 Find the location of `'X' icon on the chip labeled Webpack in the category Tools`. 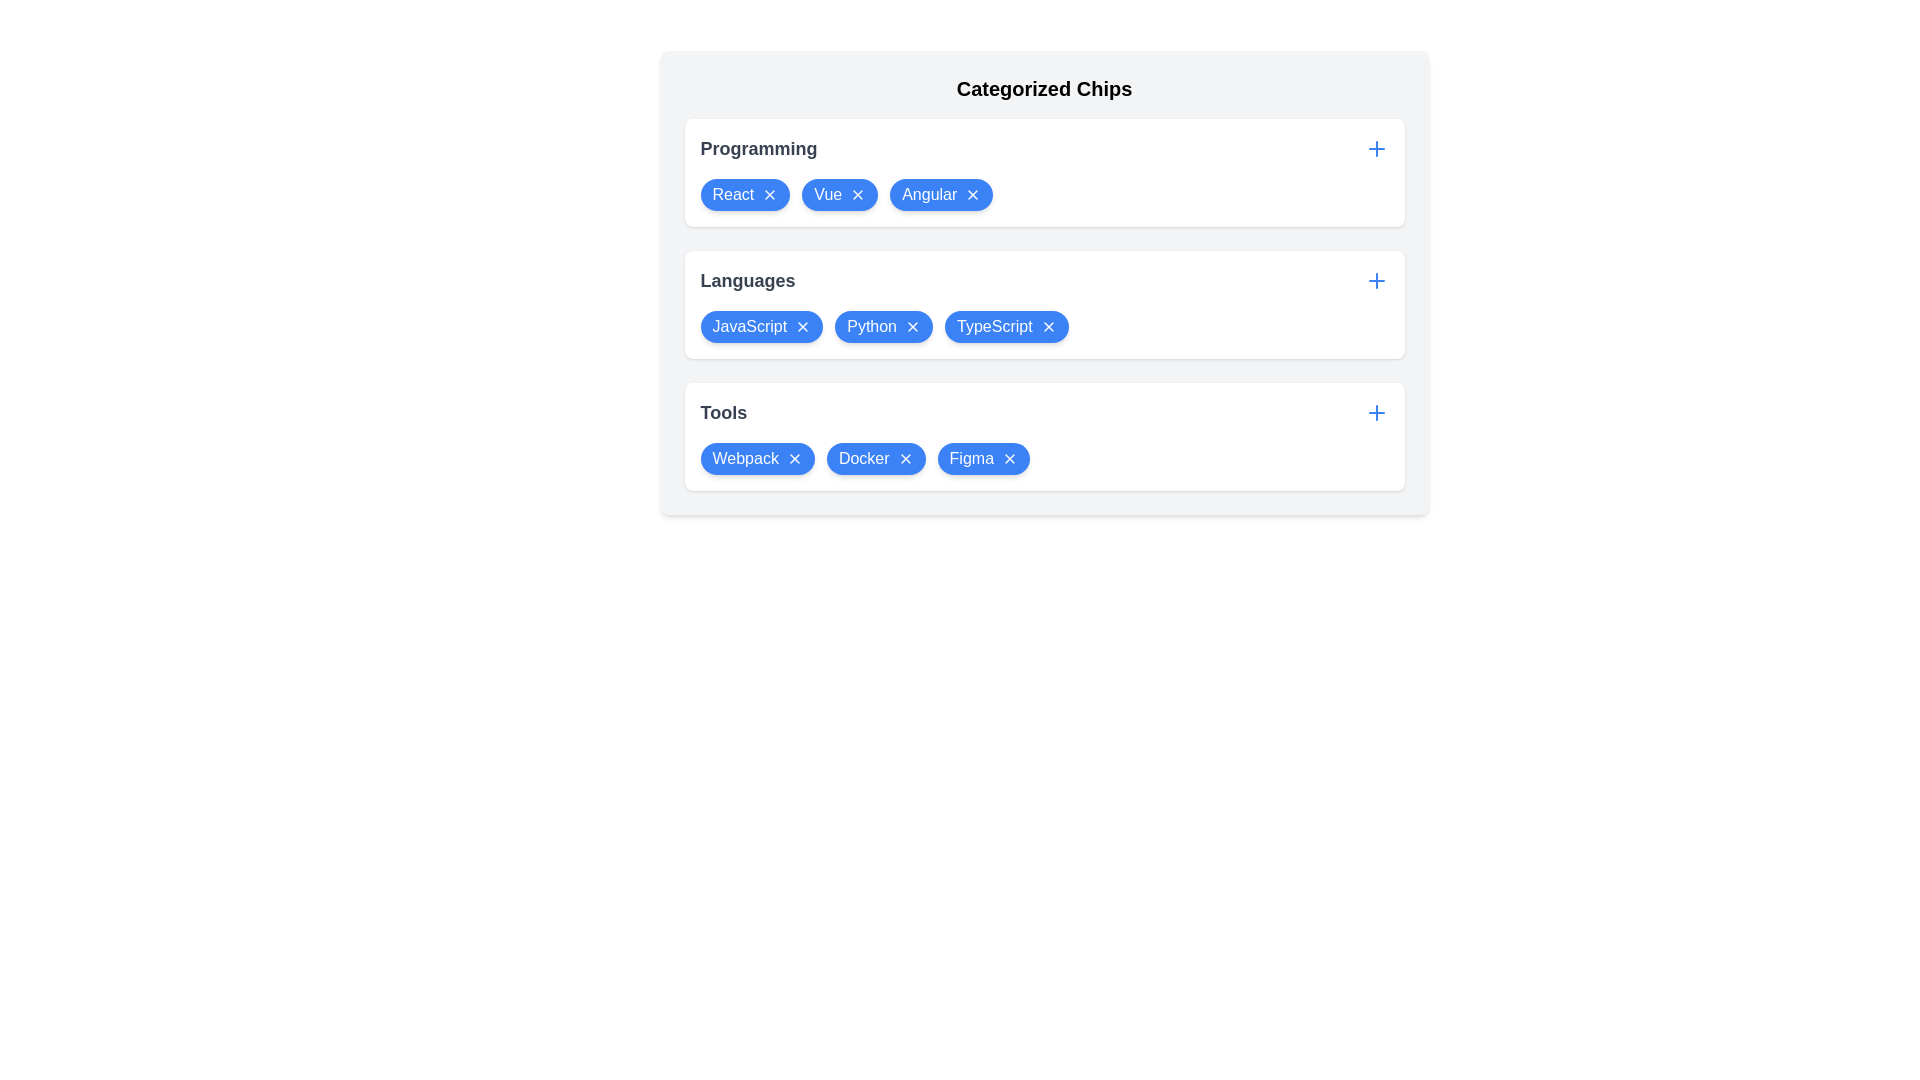

'X' icon on the chip labeled Webpack in the category Tools is located at coordinates (793, 459).